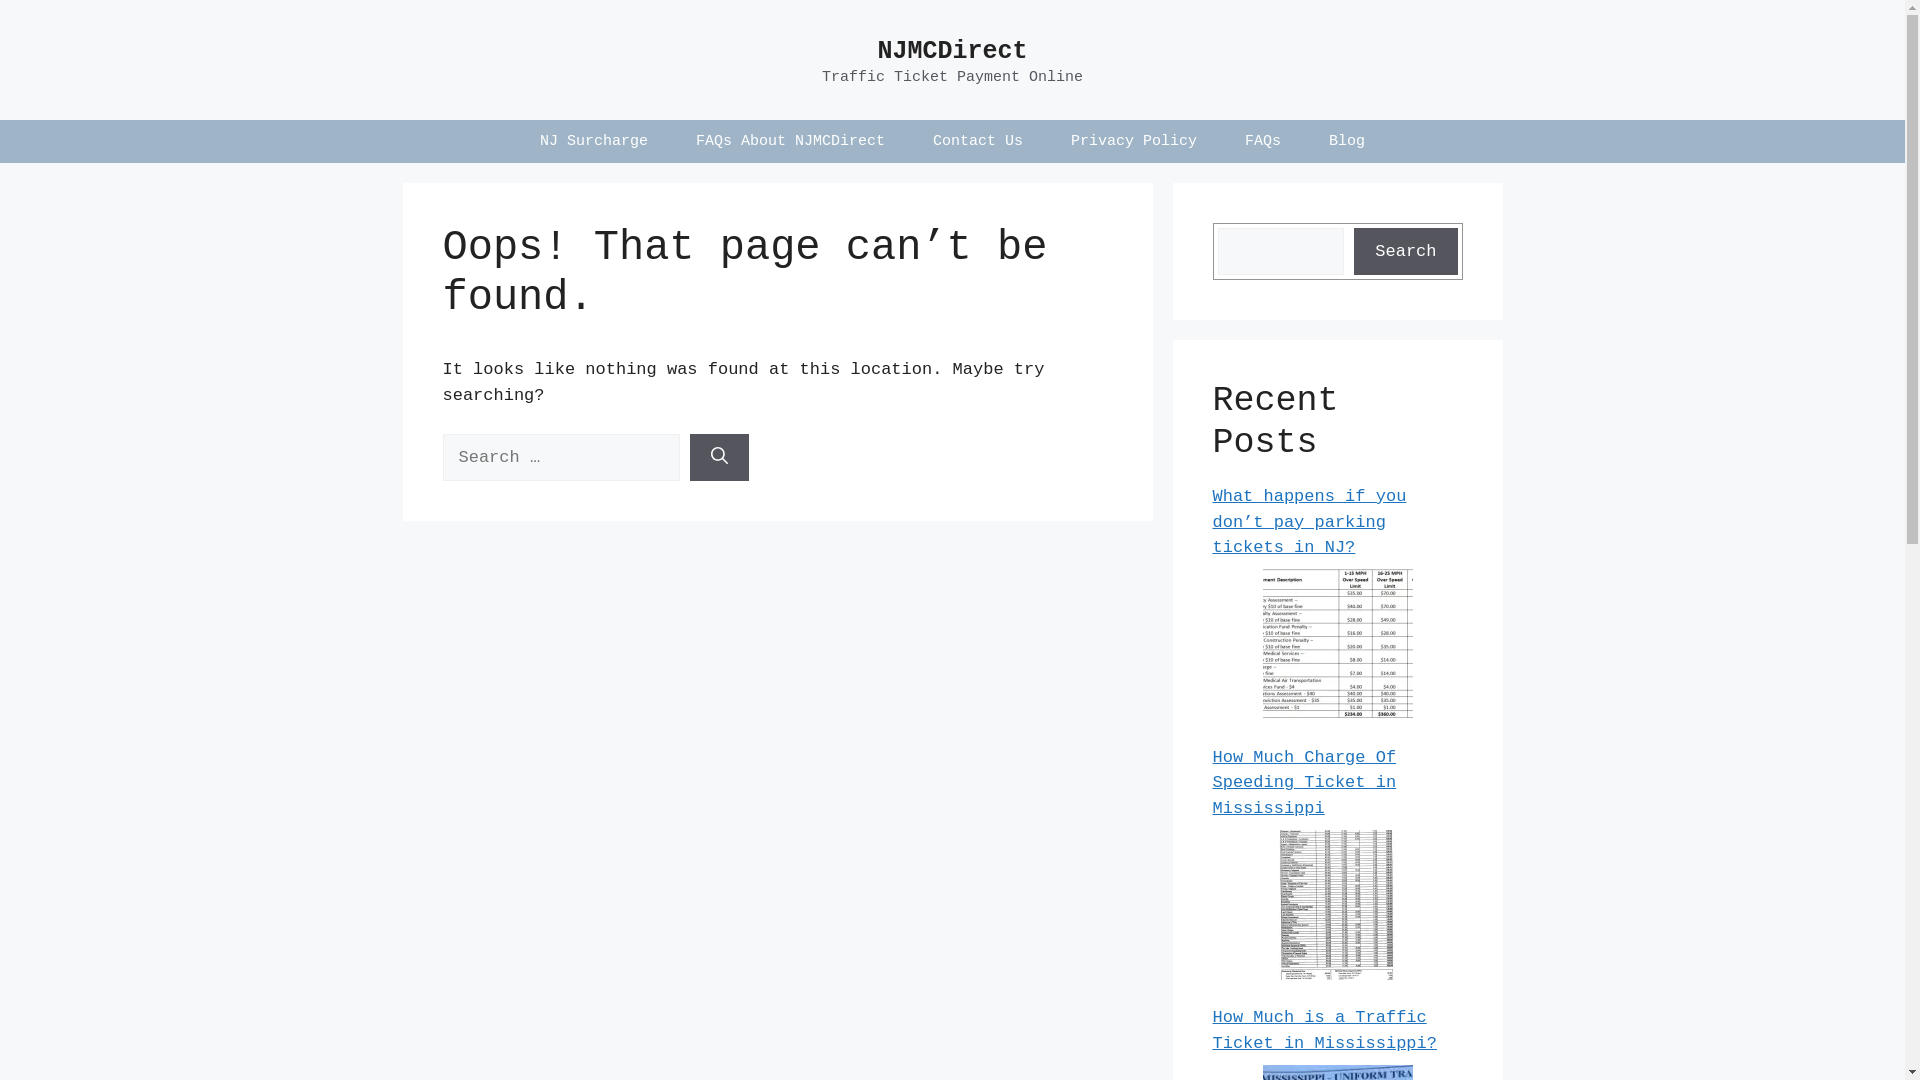 The image size is (1920, 1080). I want to click on 'Privacy Policy', so click(1045, 140).